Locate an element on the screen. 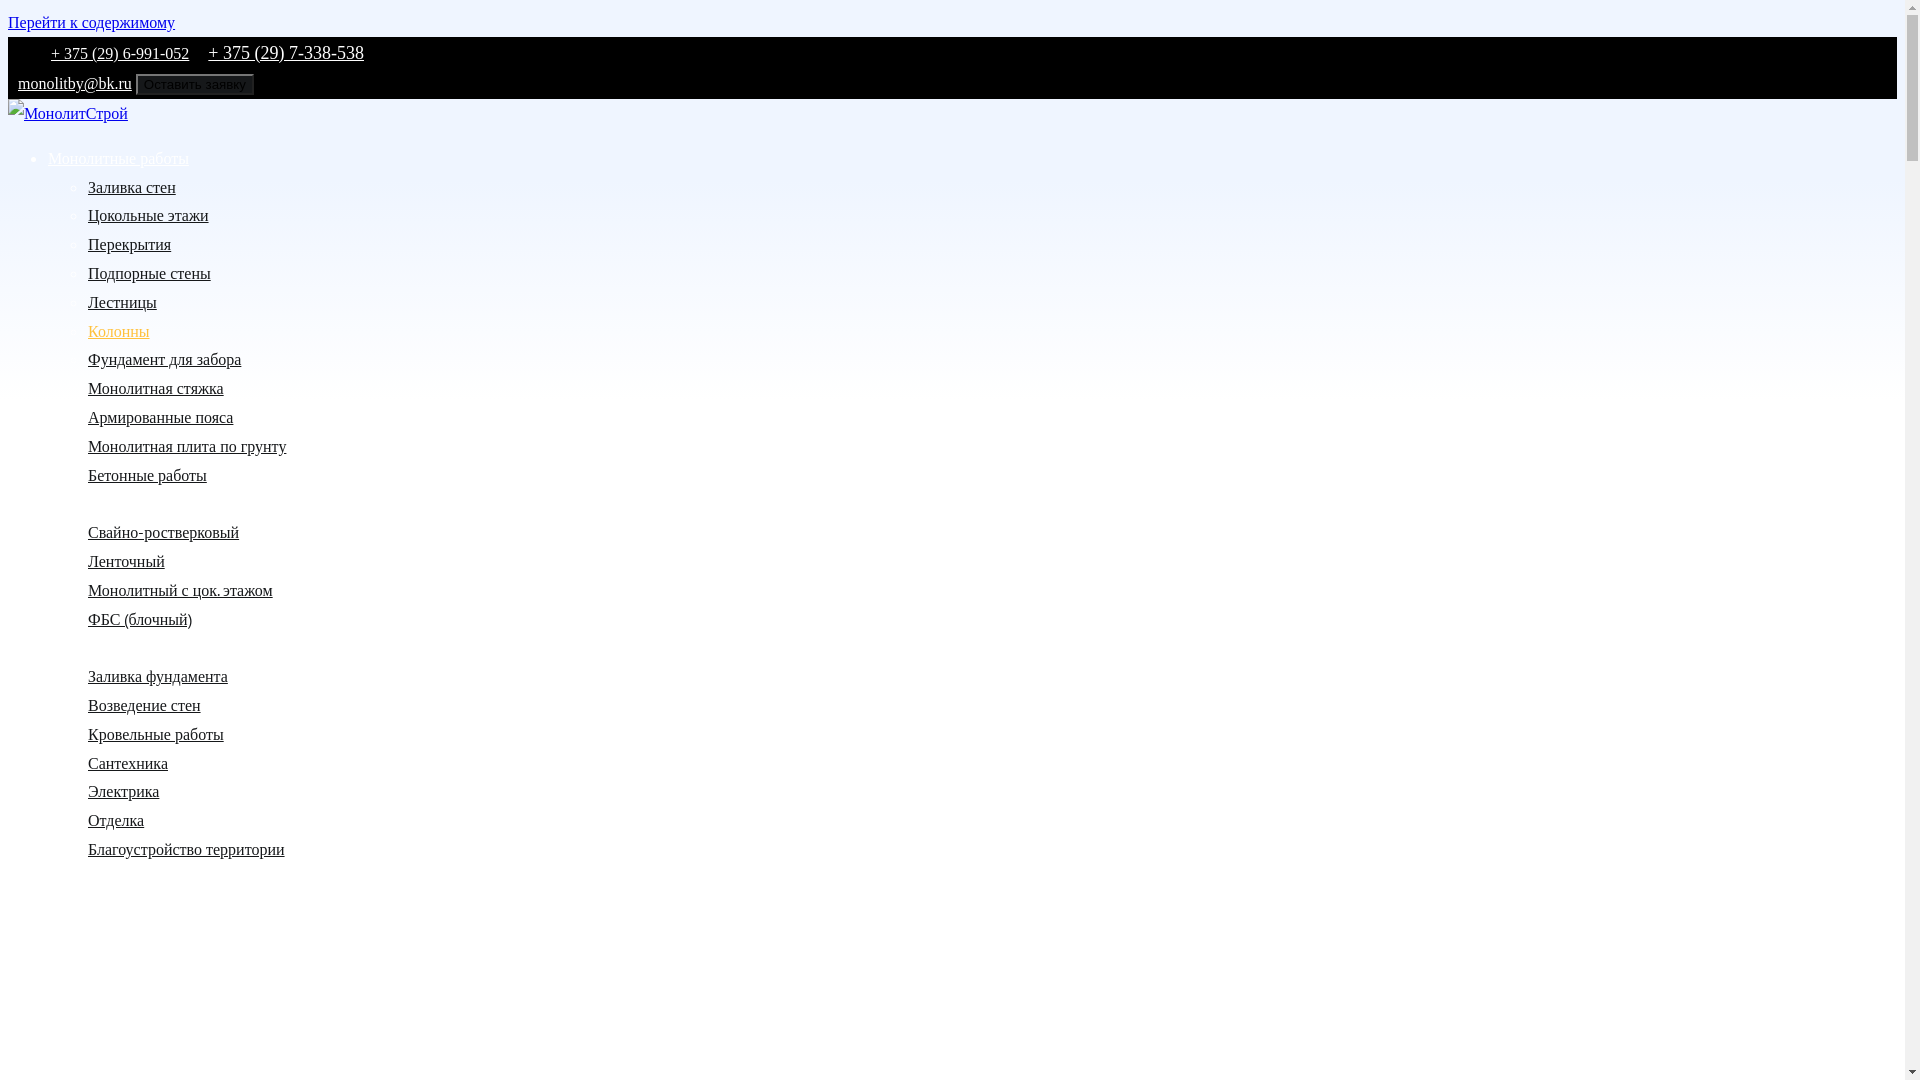 This screenshot has height=1080, width=1920. 'monolitby@bk.ru' is located at coordinates (8, 82).